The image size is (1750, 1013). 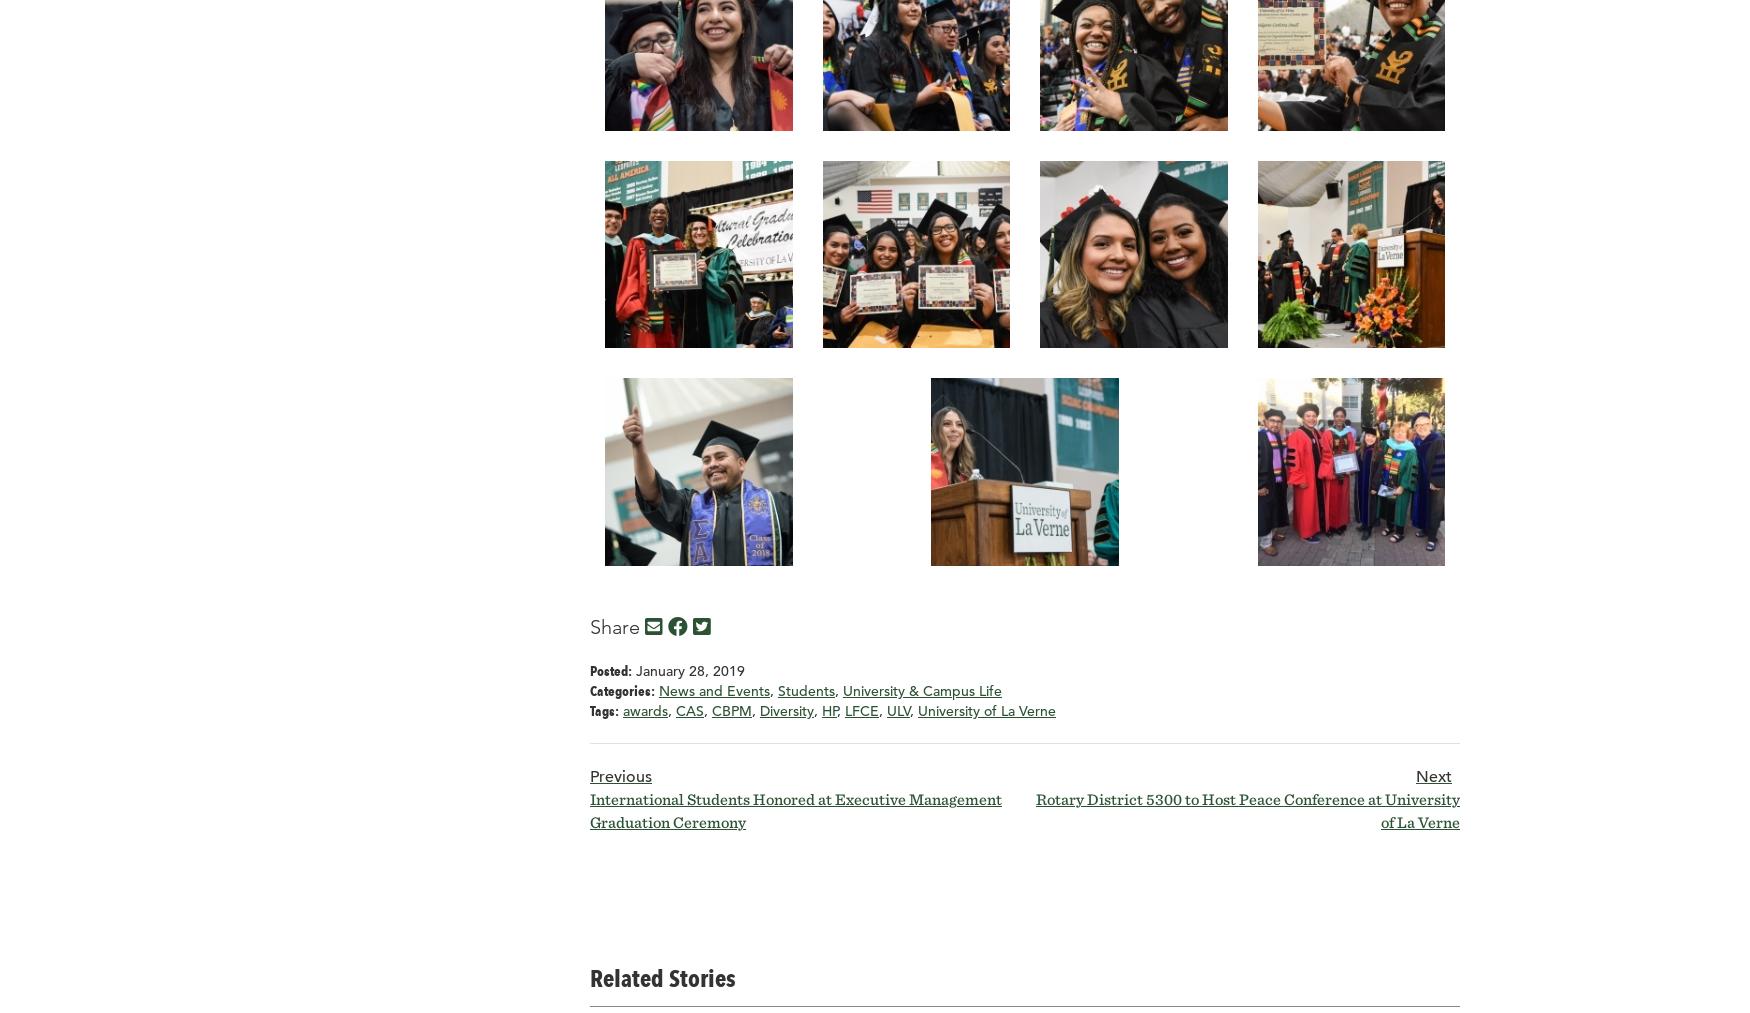 What do you see at coordinates (986, 711) in the screenshot?
I see `'University of La Verne'` at bounding box center [986, 711].